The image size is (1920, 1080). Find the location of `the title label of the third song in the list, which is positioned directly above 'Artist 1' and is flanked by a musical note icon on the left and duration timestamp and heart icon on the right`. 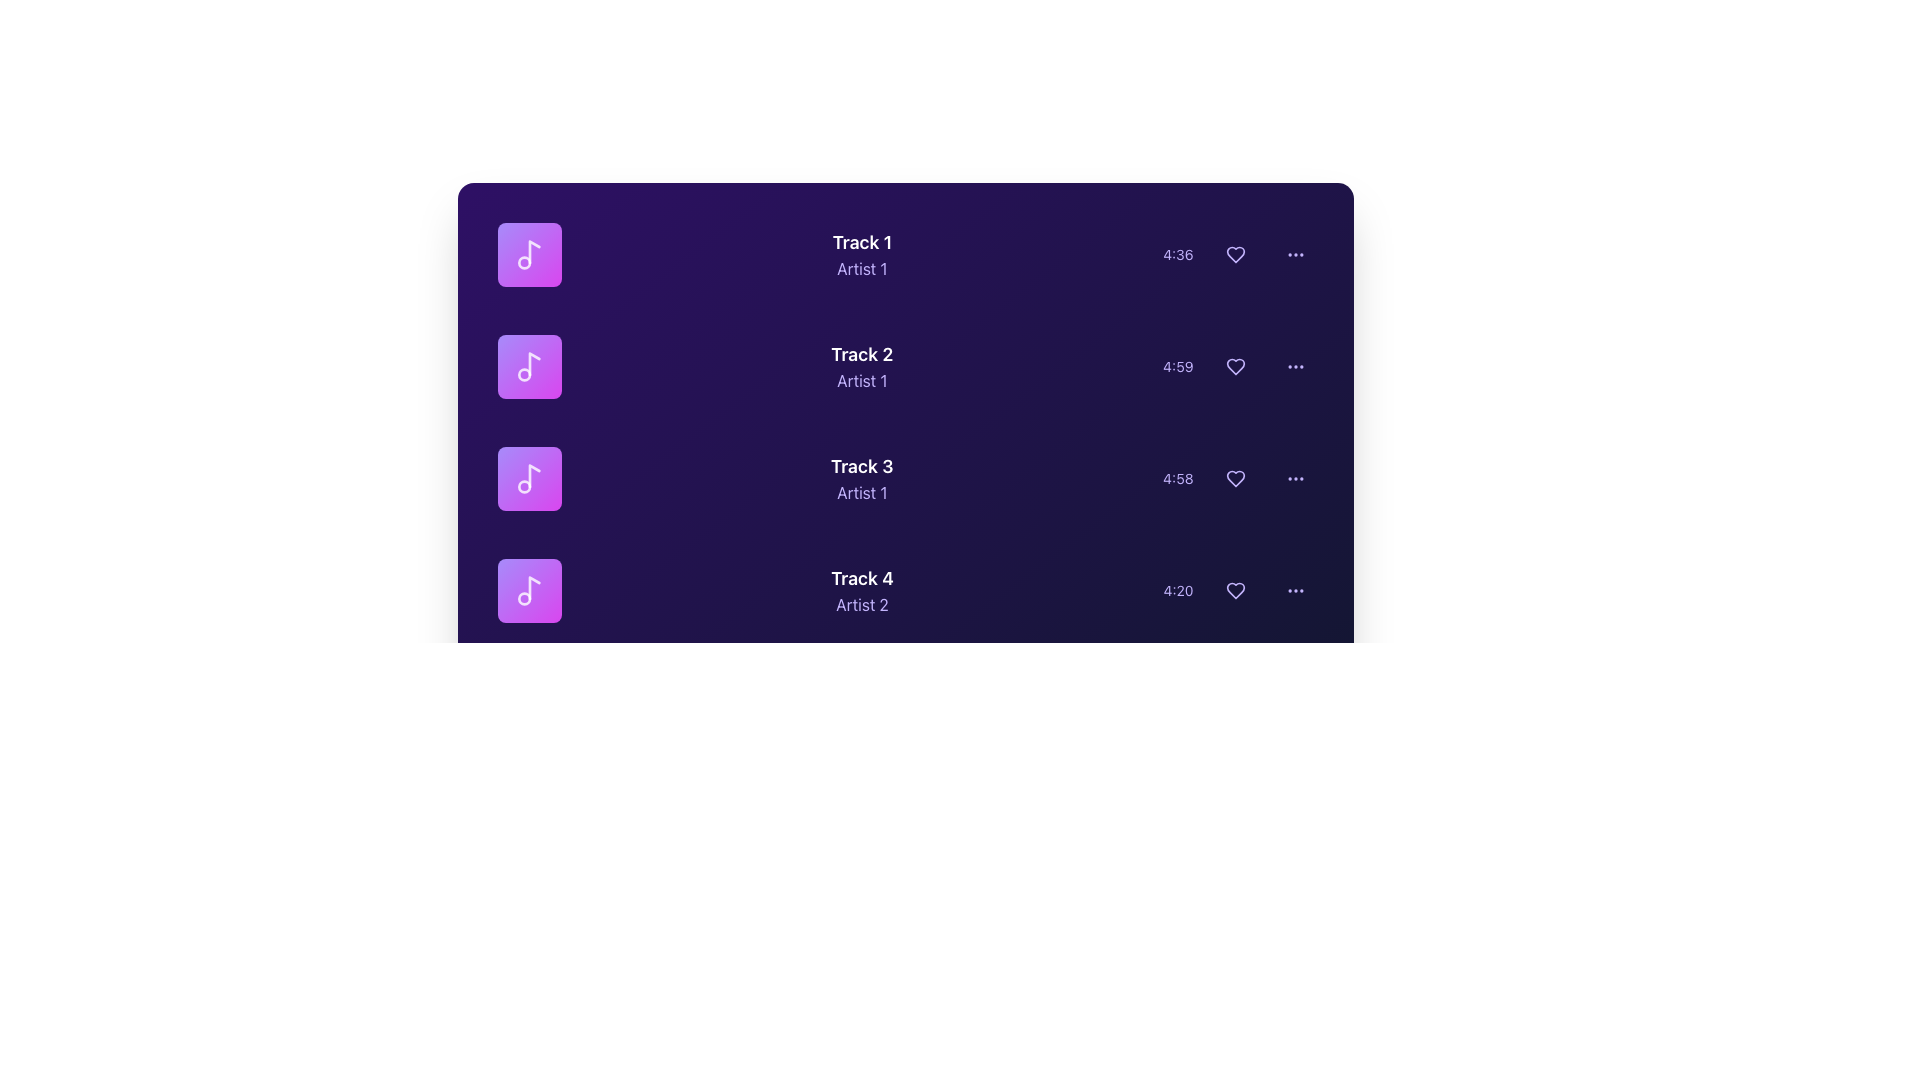

the title label of the third song in the list, which is positioned directly above 'Artist 1' and is flanked by a musical note icon on the left and duration timestamp and heart icon on the right is located at coordinates (862, 466).